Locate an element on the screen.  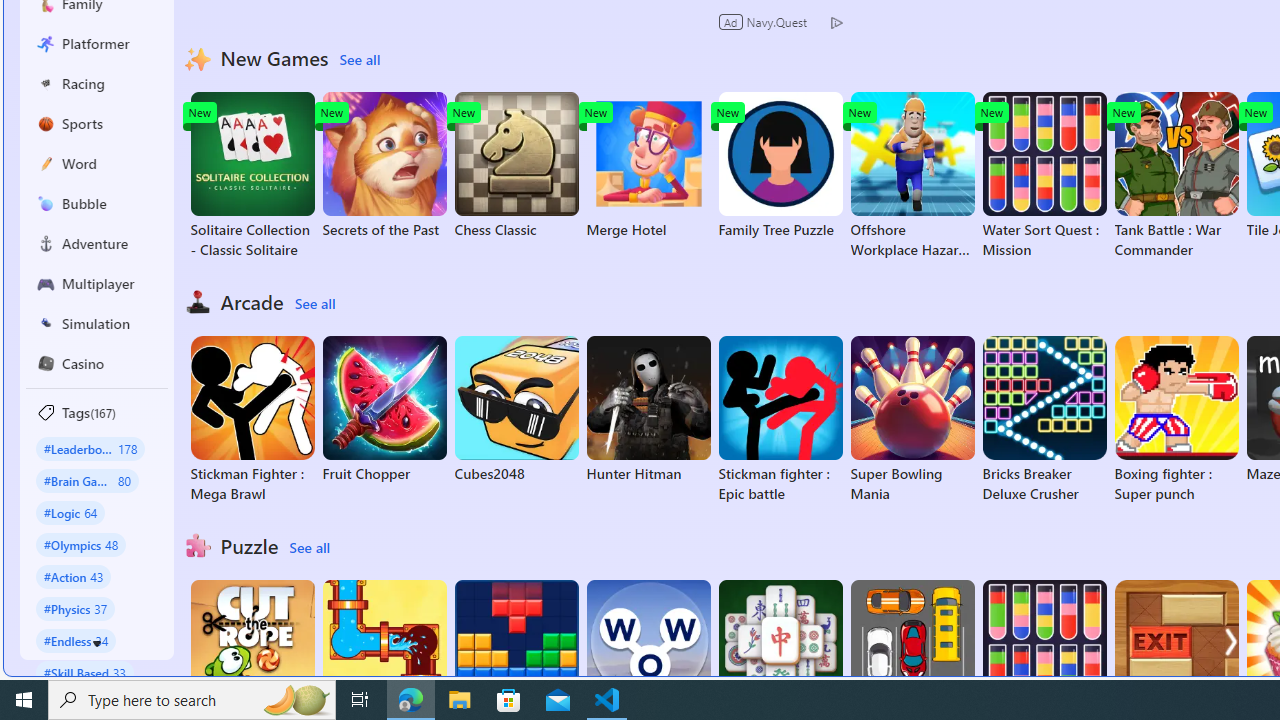
'Family Tree Puzzle' is located at coordinates (779, 164).